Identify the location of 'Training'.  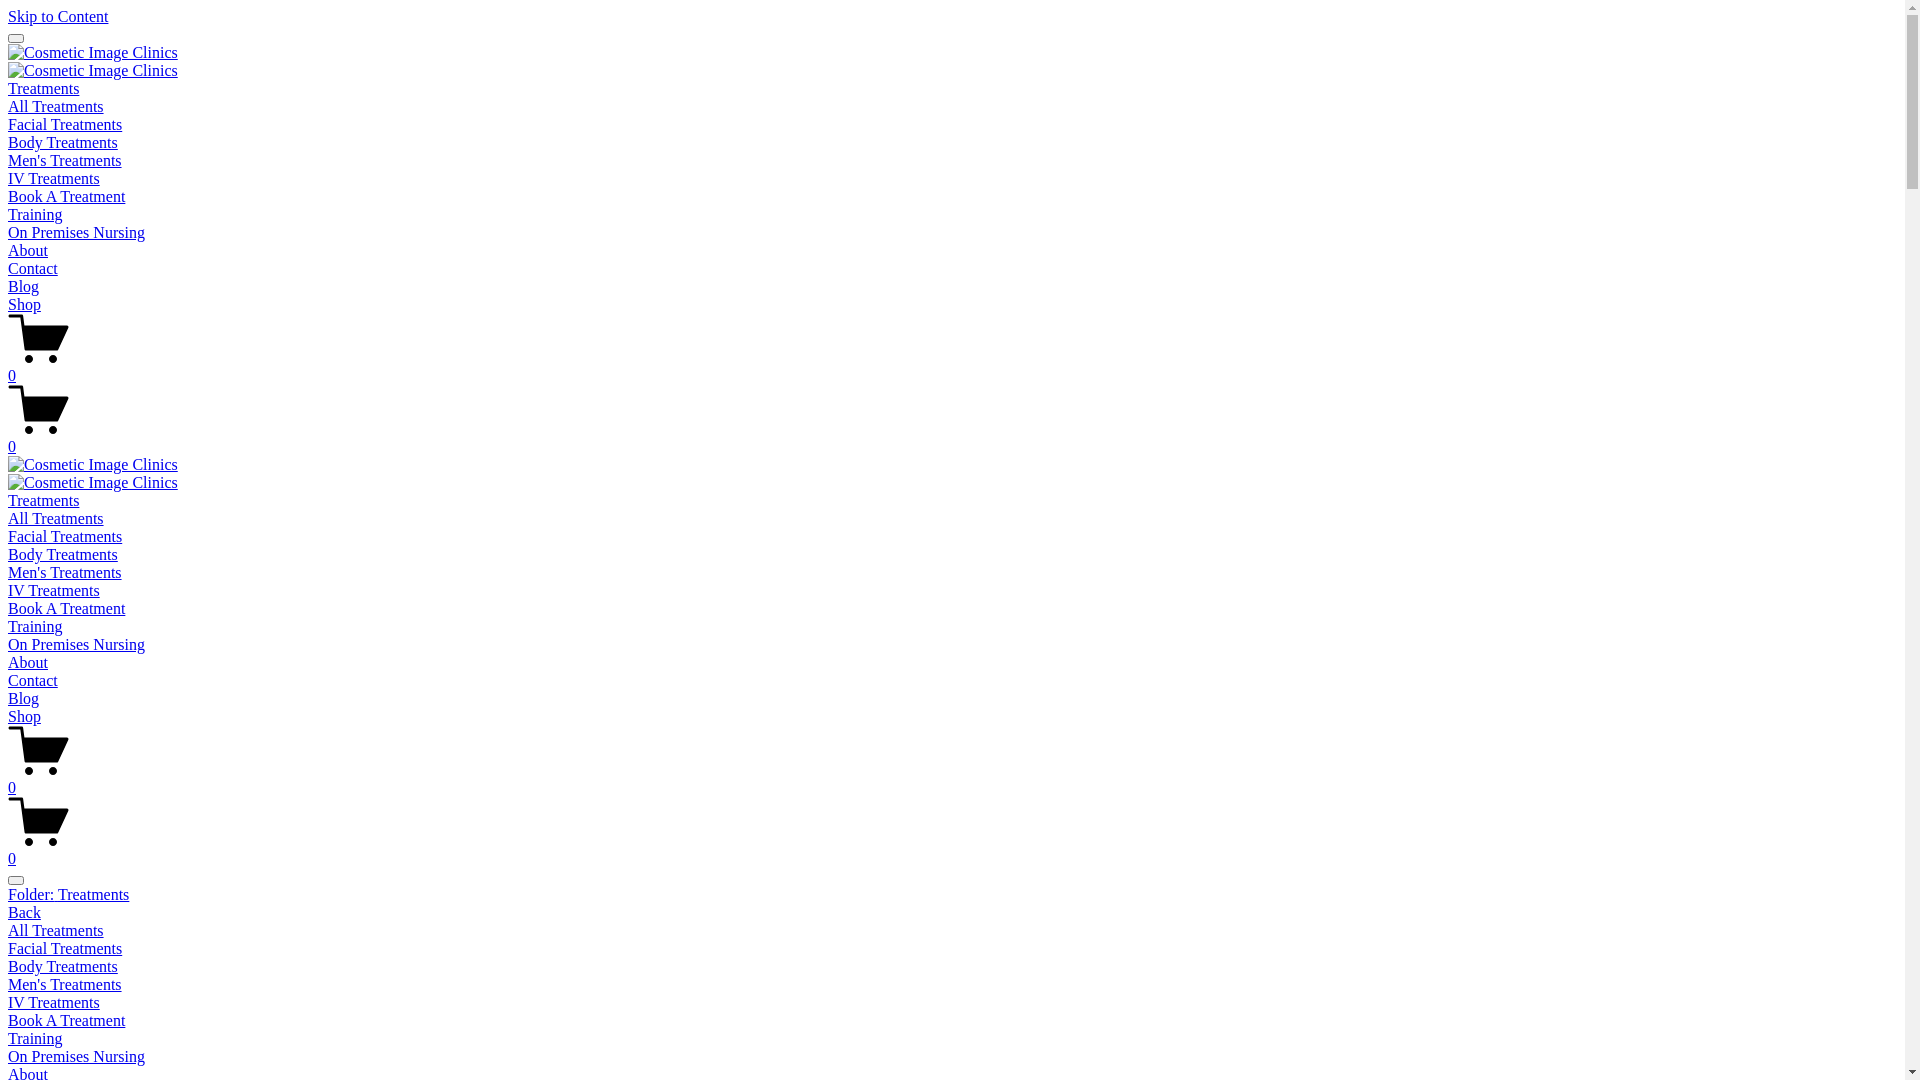
(35, 625).